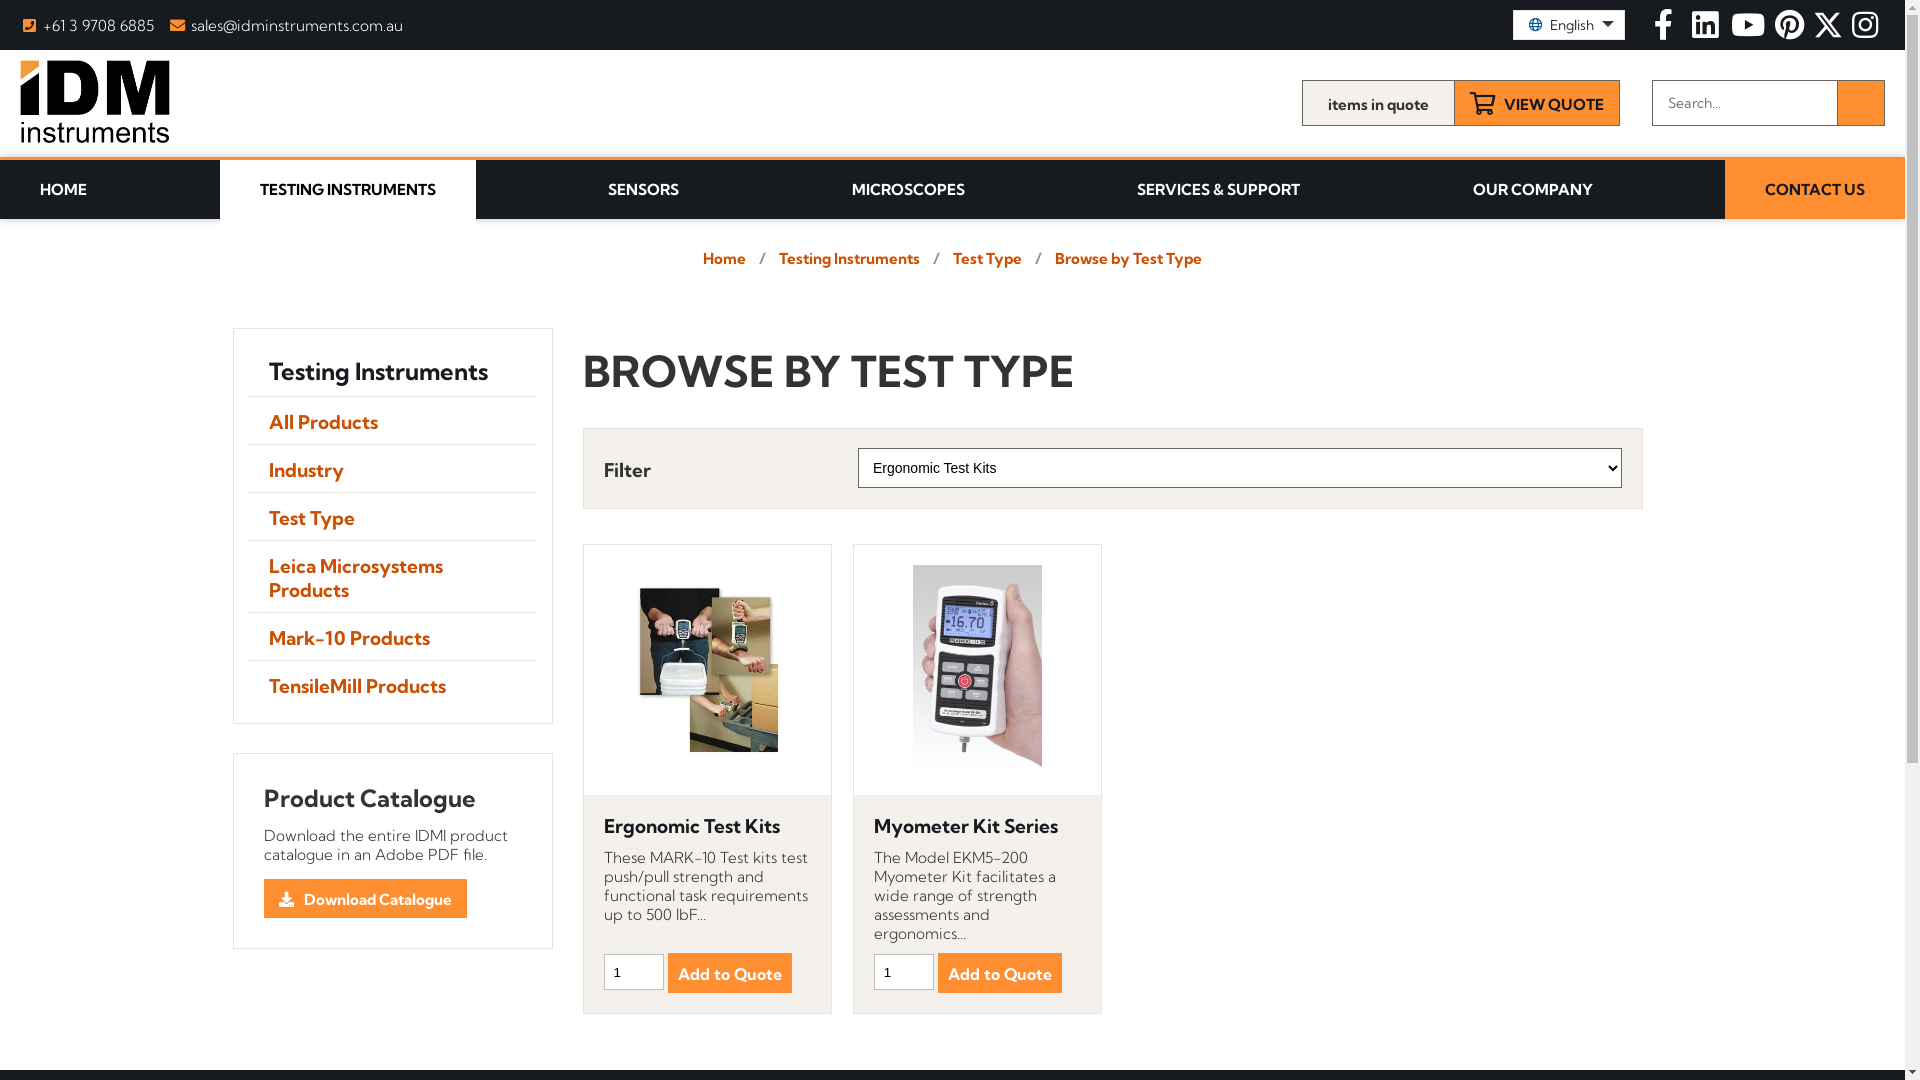 Image resolution: width=1920 pixels, height=1080 pixels. Describe the element at coordinates (1865, 30) in the screenshot. I see `'IDM Instruments on Instagram'` at that location.